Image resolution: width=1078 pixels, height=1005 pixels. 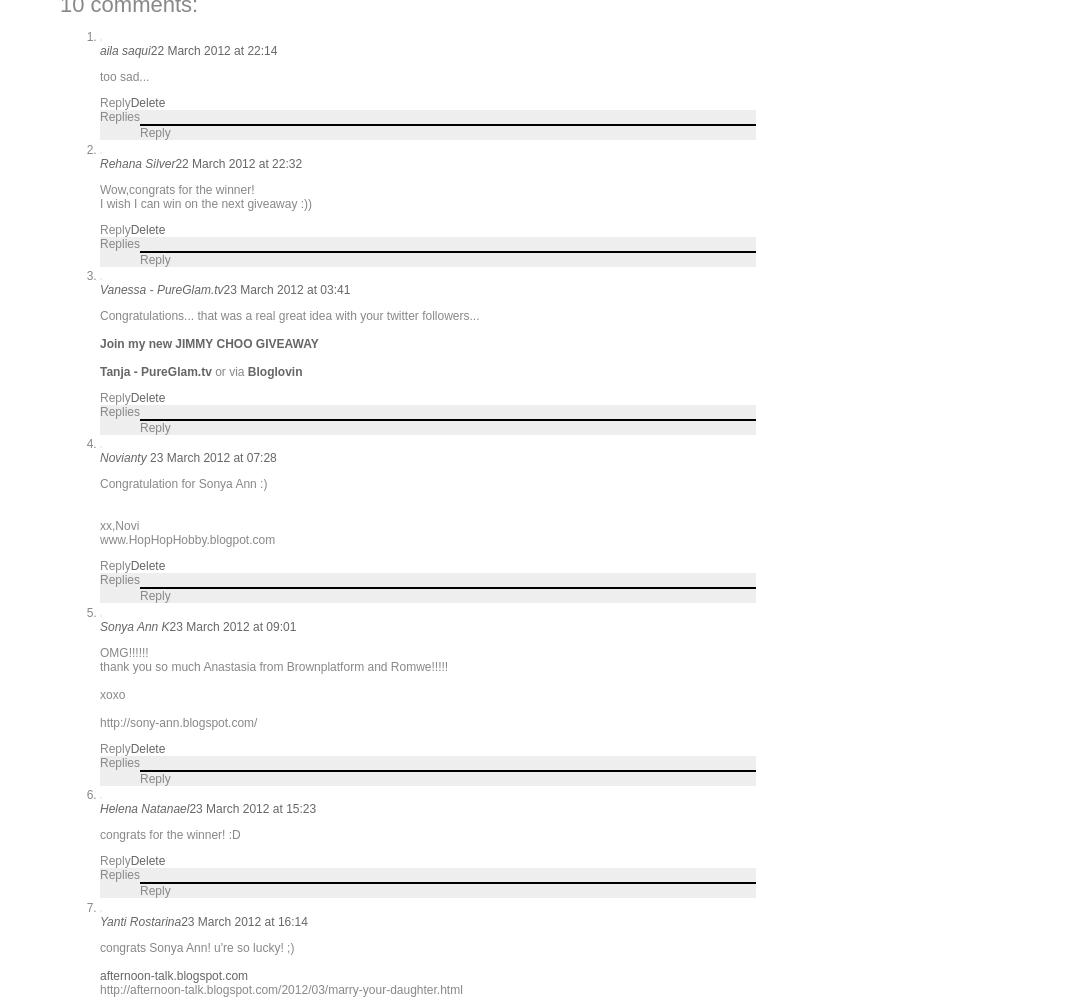 What do you see at coordinates (172, 973) in the screenshot?
I see `'afternoon-talk.blogspot.com'` at bounding box center [172, 973].